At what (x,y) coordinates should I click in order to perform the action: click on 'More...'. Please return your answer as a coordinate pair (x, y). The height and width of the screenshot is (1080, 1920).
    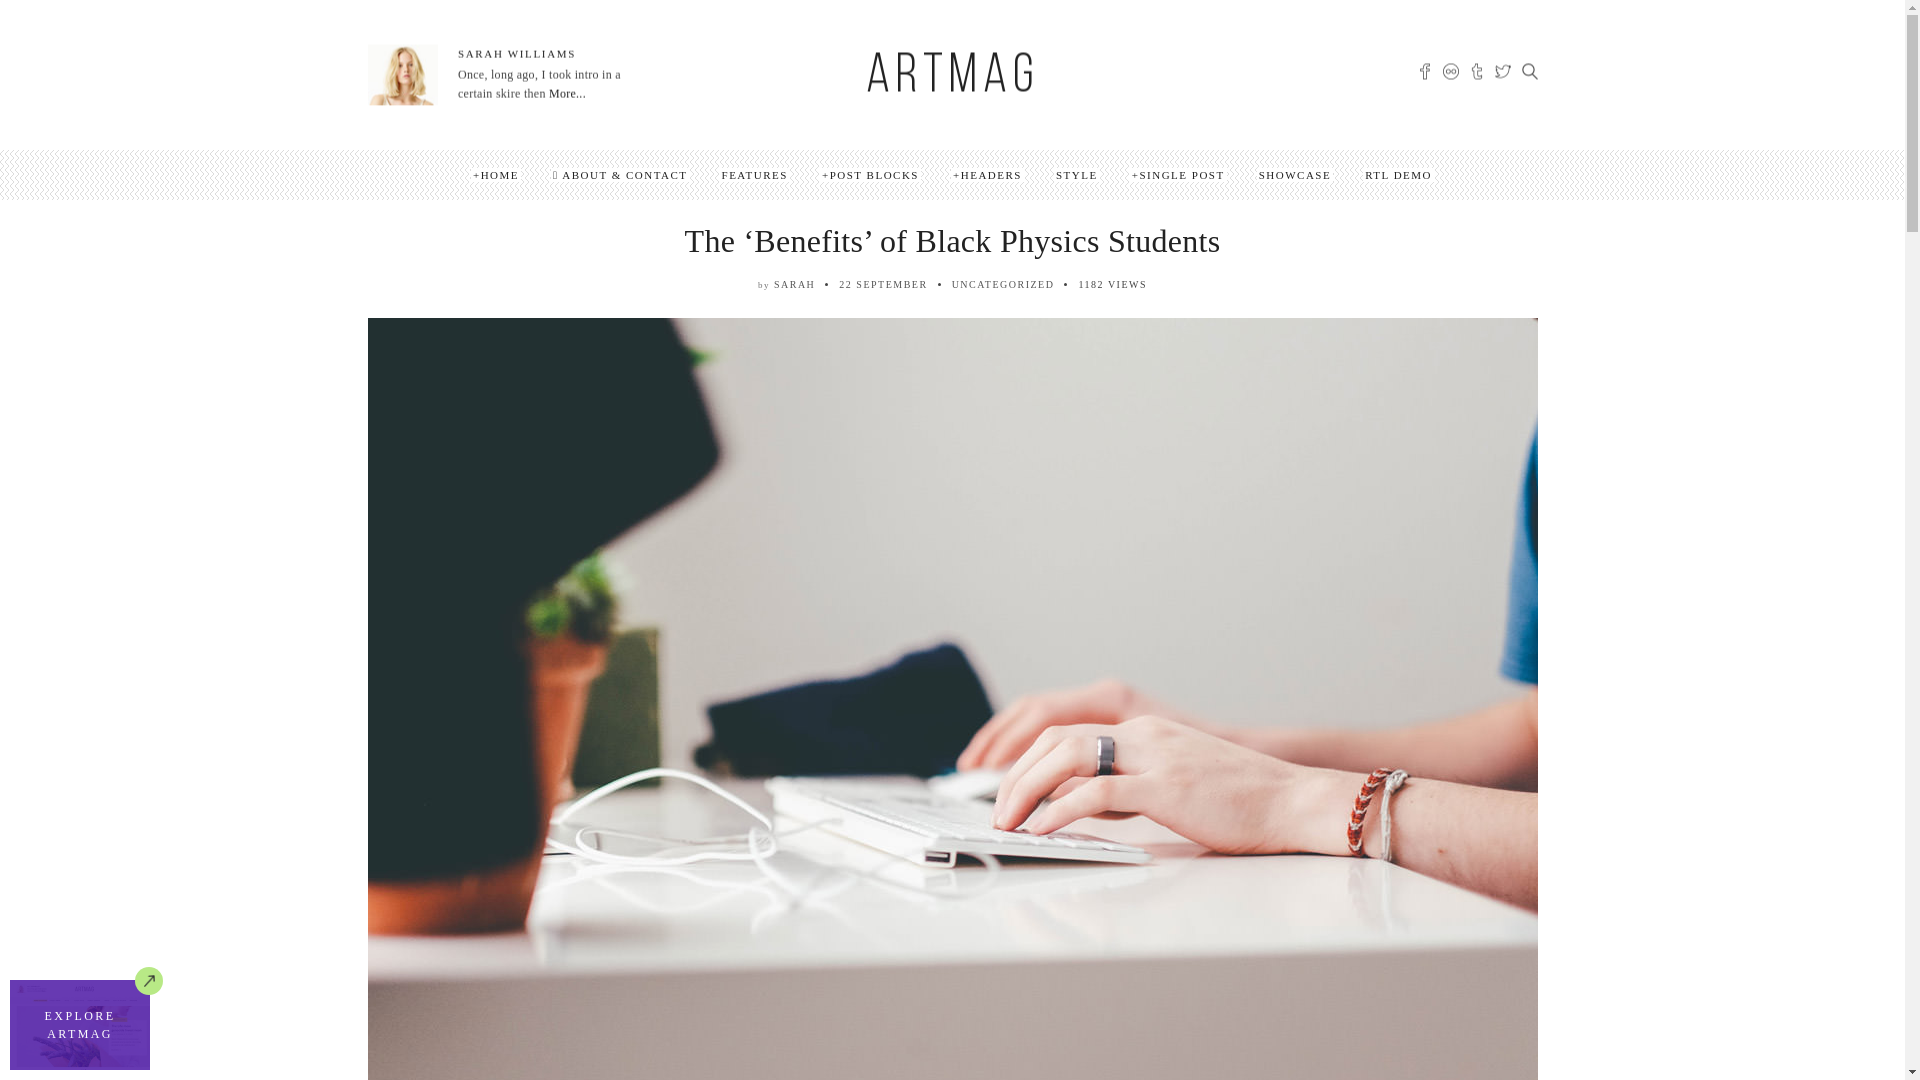
    Looking at the image, I should click on (565, 93).